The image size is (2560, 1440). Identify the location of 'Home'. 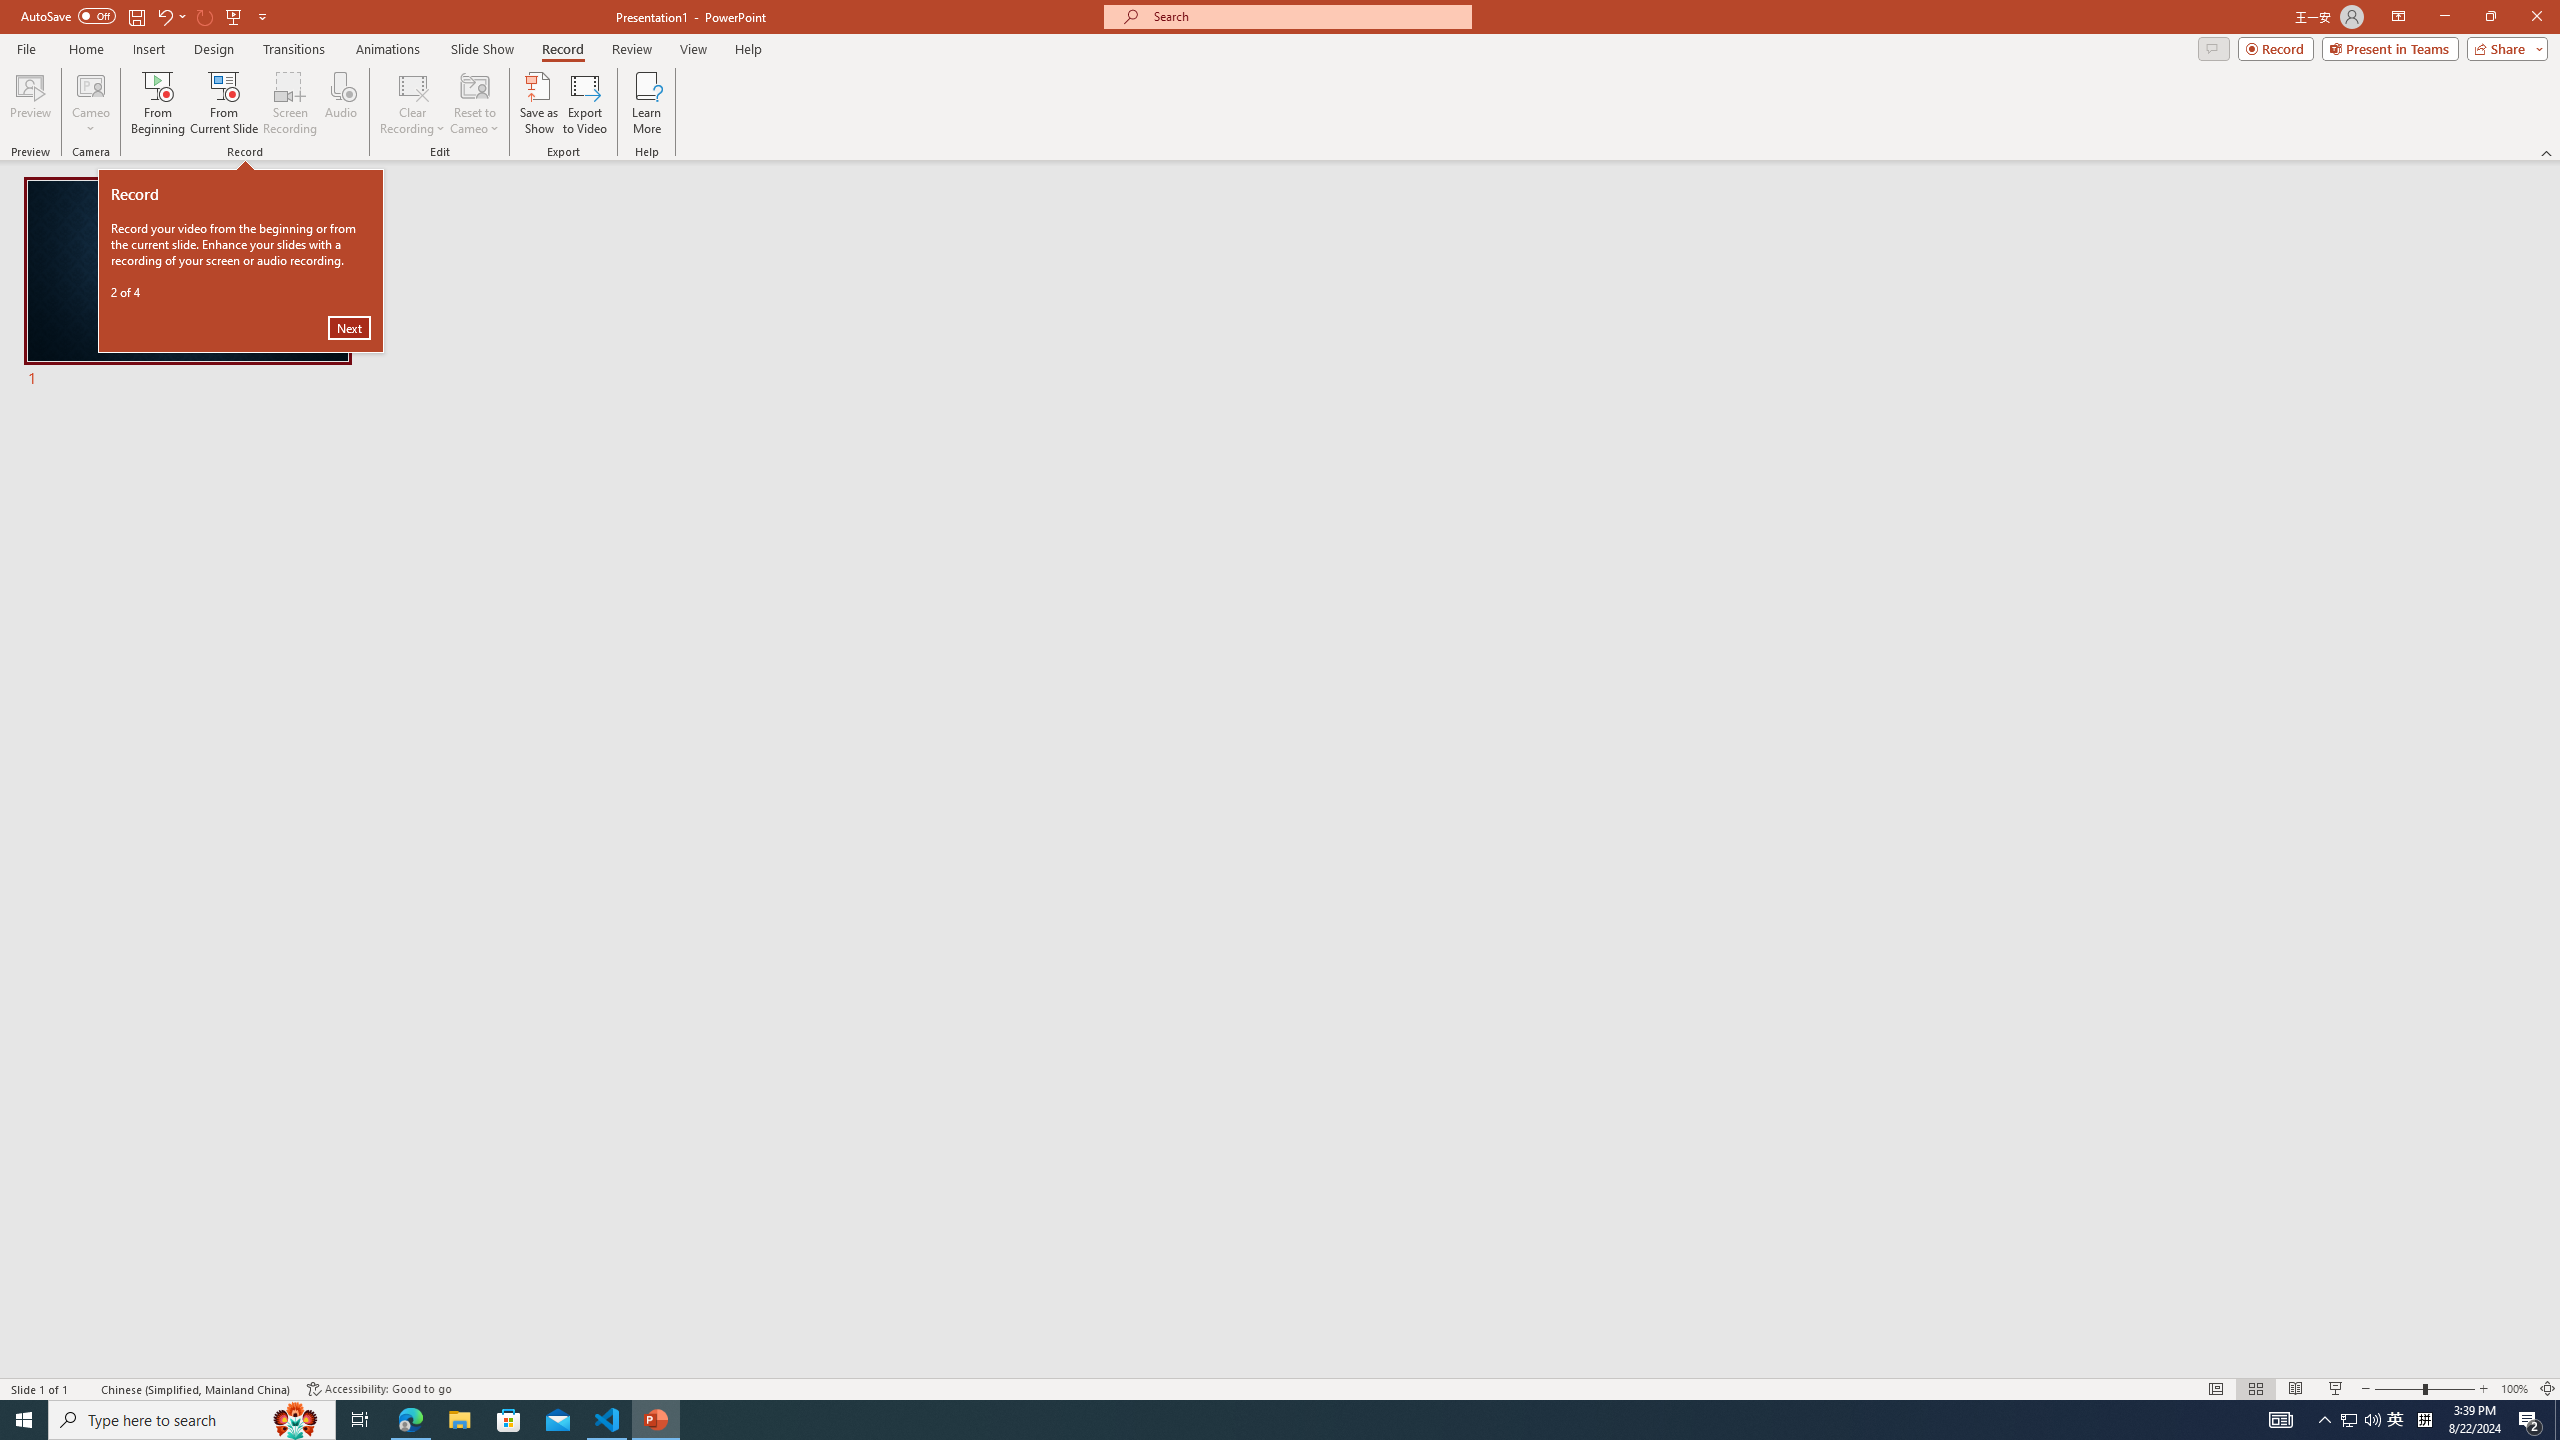
(85, 49).